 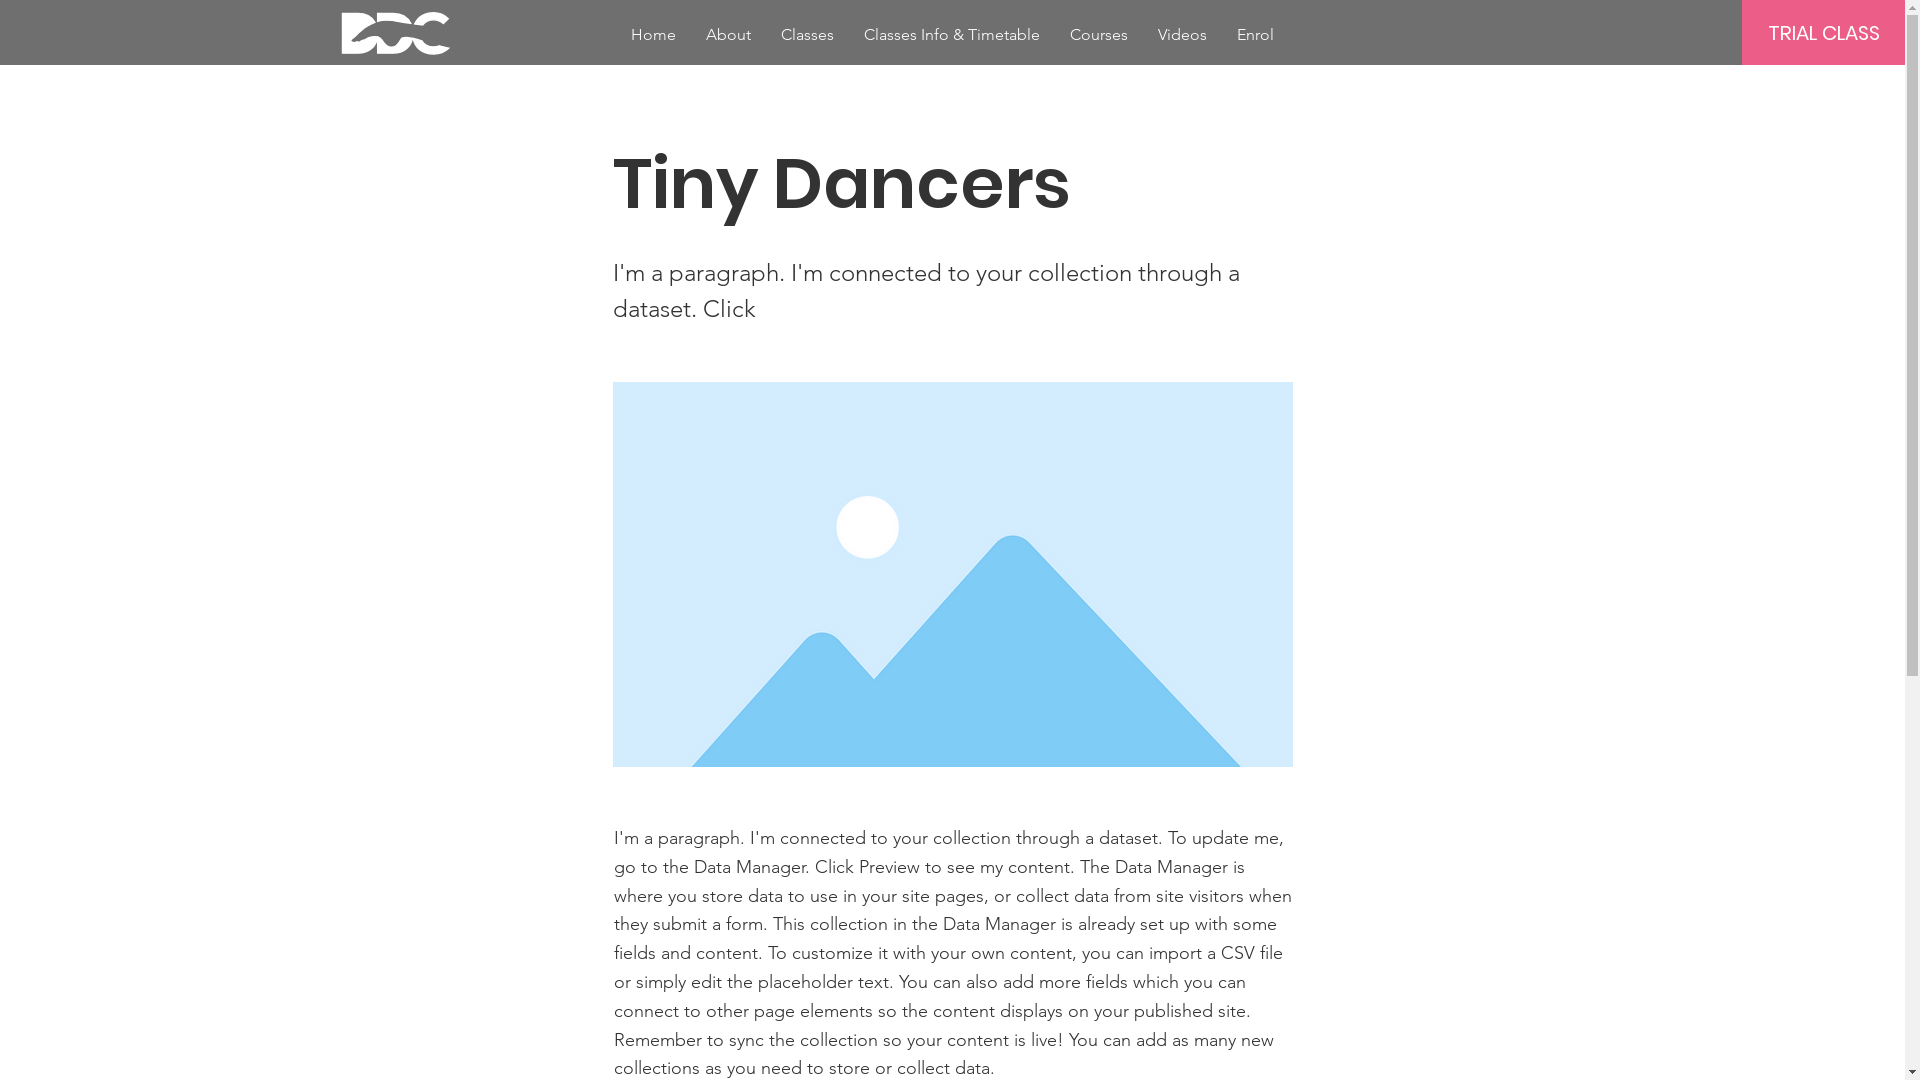 I want to click on 'About', so click(x=727, y=34).